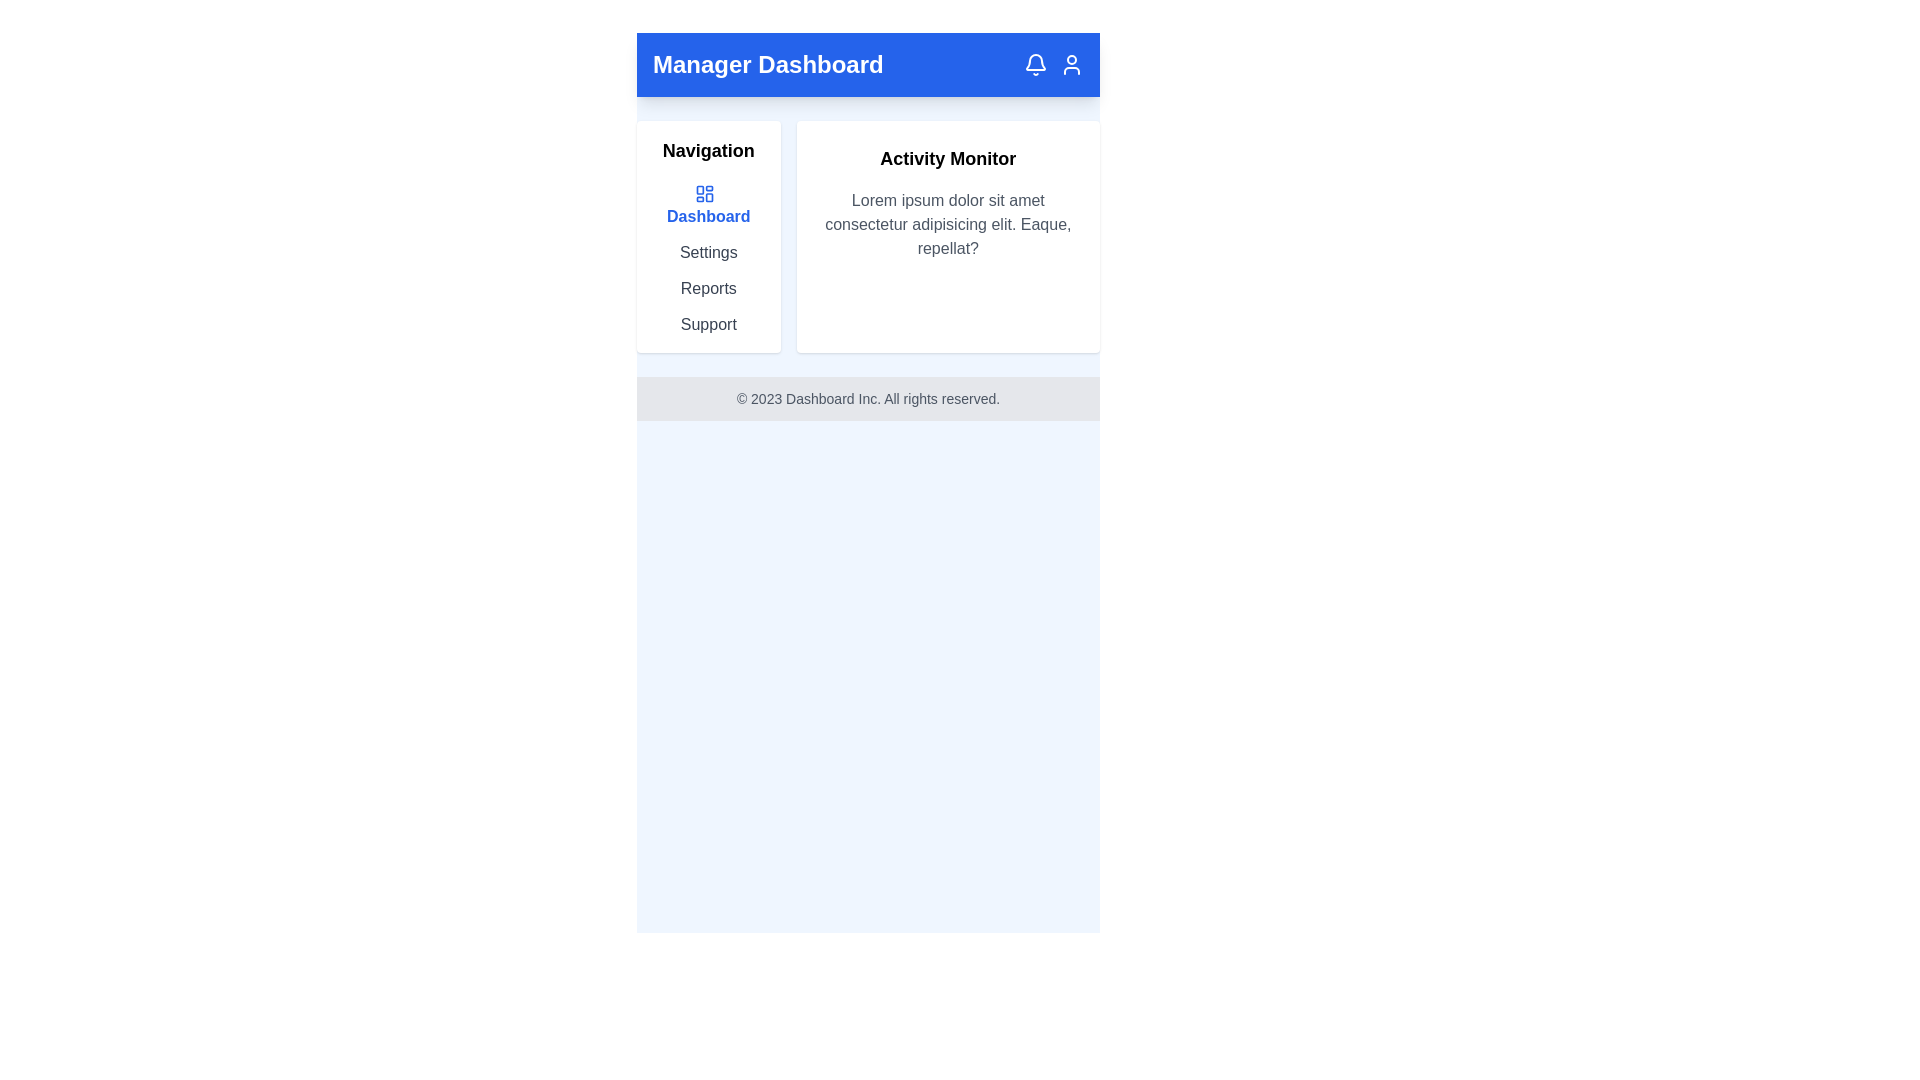 The height and width of the screenshot is (1080, 1920). Describe the element at coordinates (708, 204) in the screenshot. I see `the 'Dashboard' navigation link, which is styled in bold blue font and is the first option in the vertical navigation column` at that location.